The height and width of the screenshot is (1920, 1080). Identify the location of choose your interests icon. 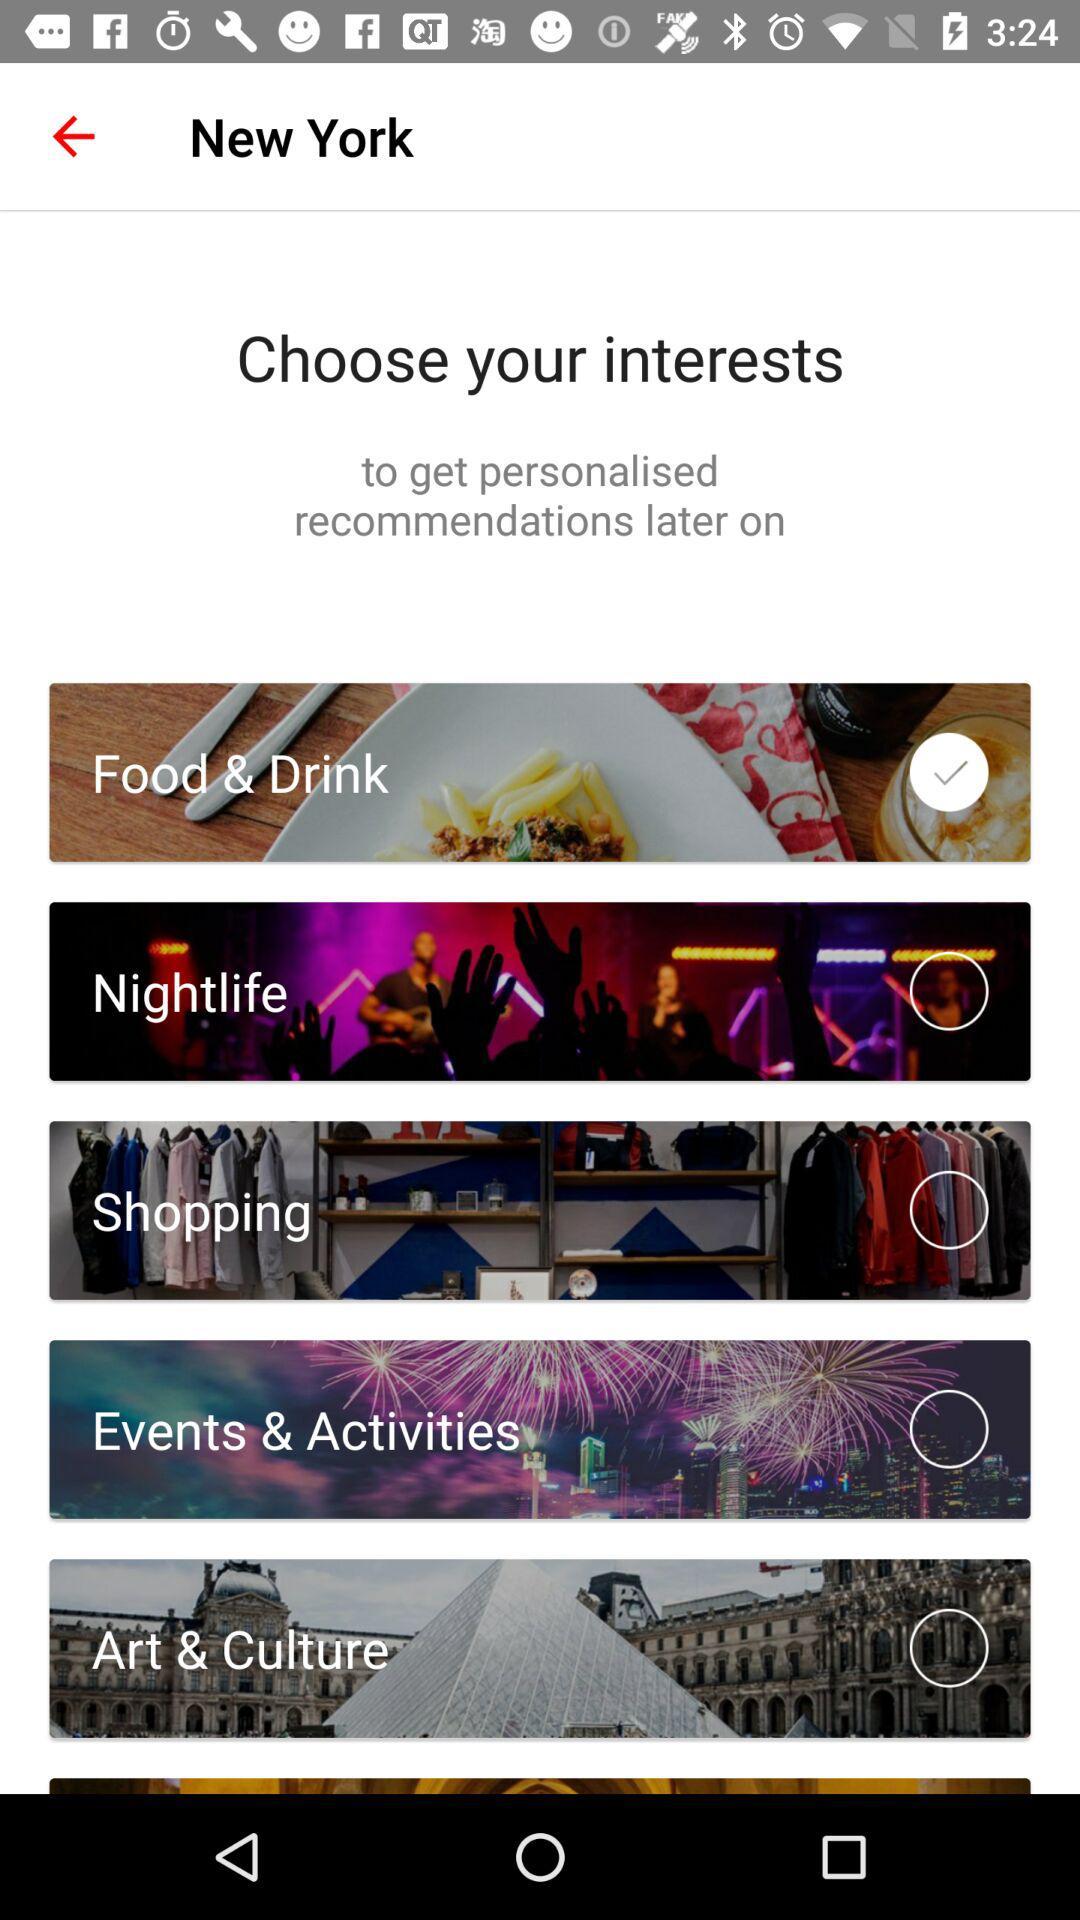
(540, 356).